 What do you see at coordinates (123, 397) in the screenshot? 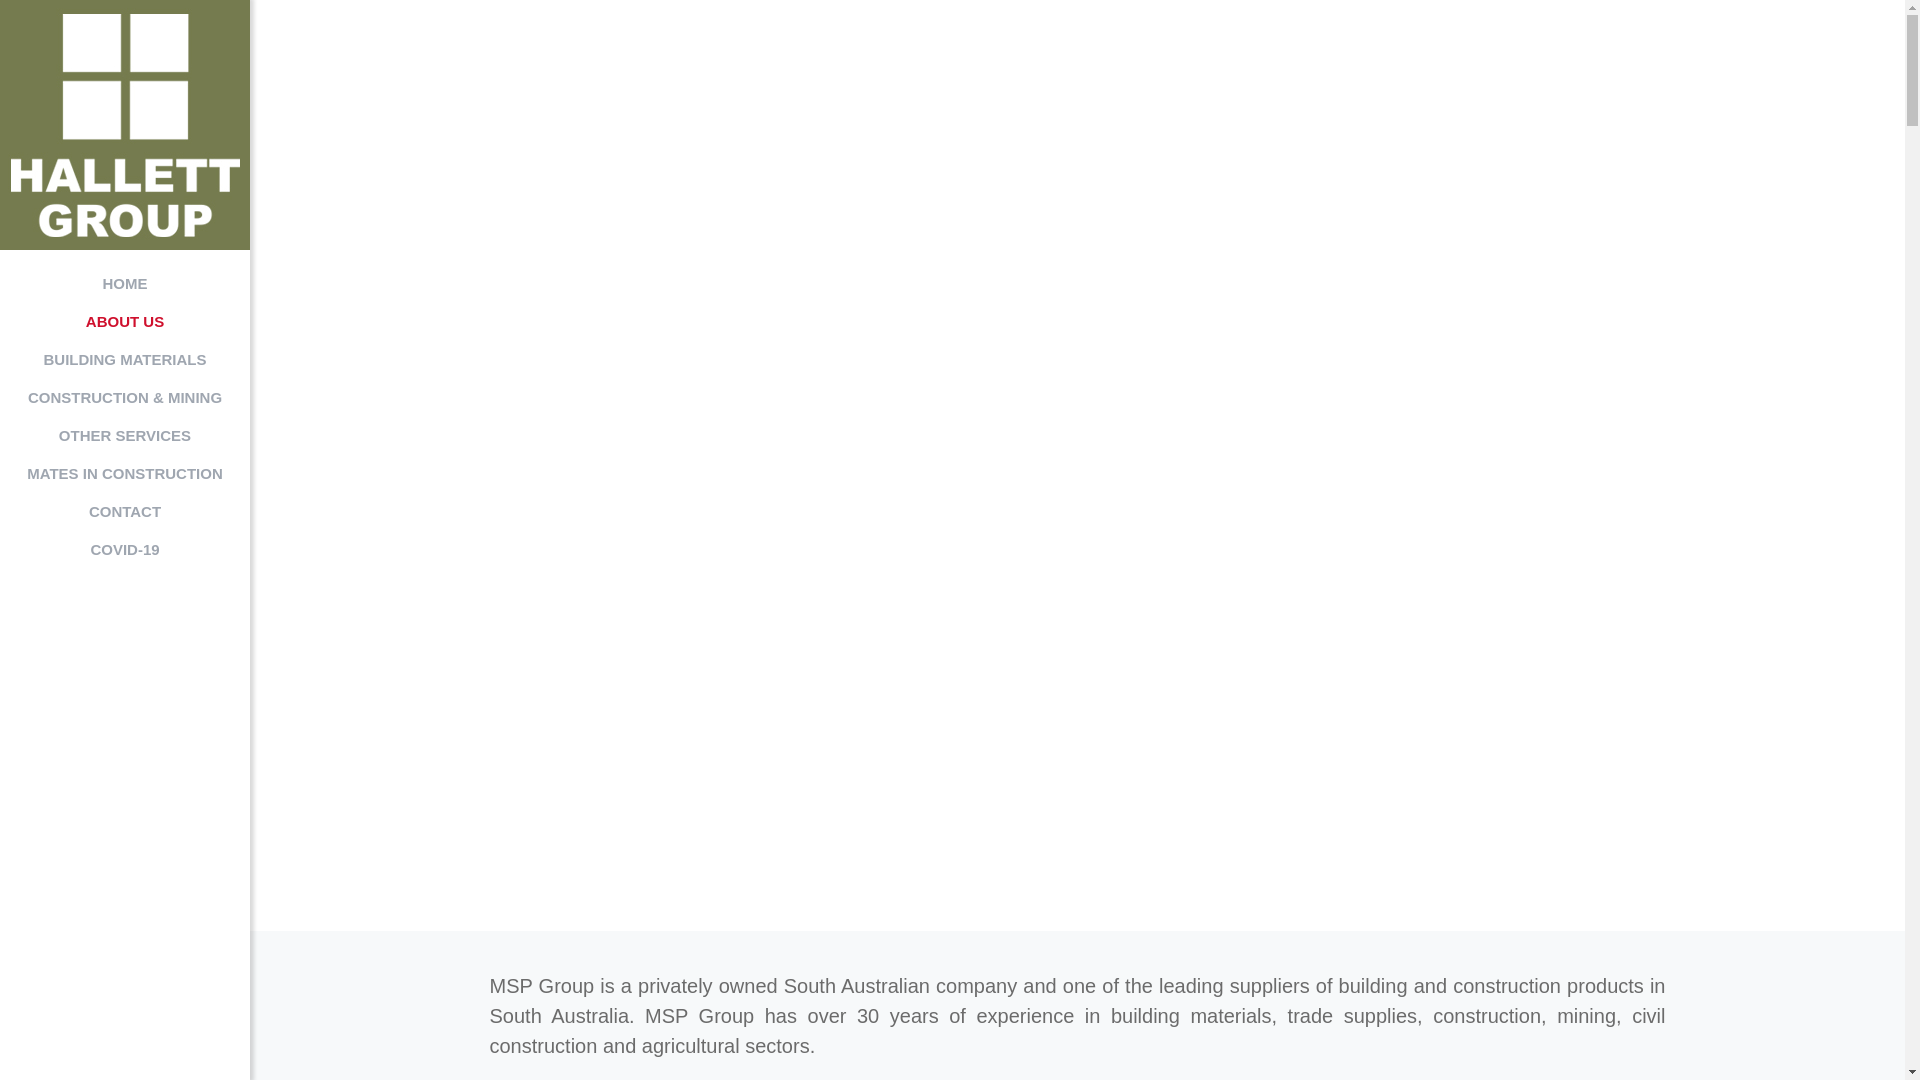
I see `'CONSTRUCTION & MINING'` at bounding box center [123, 397].